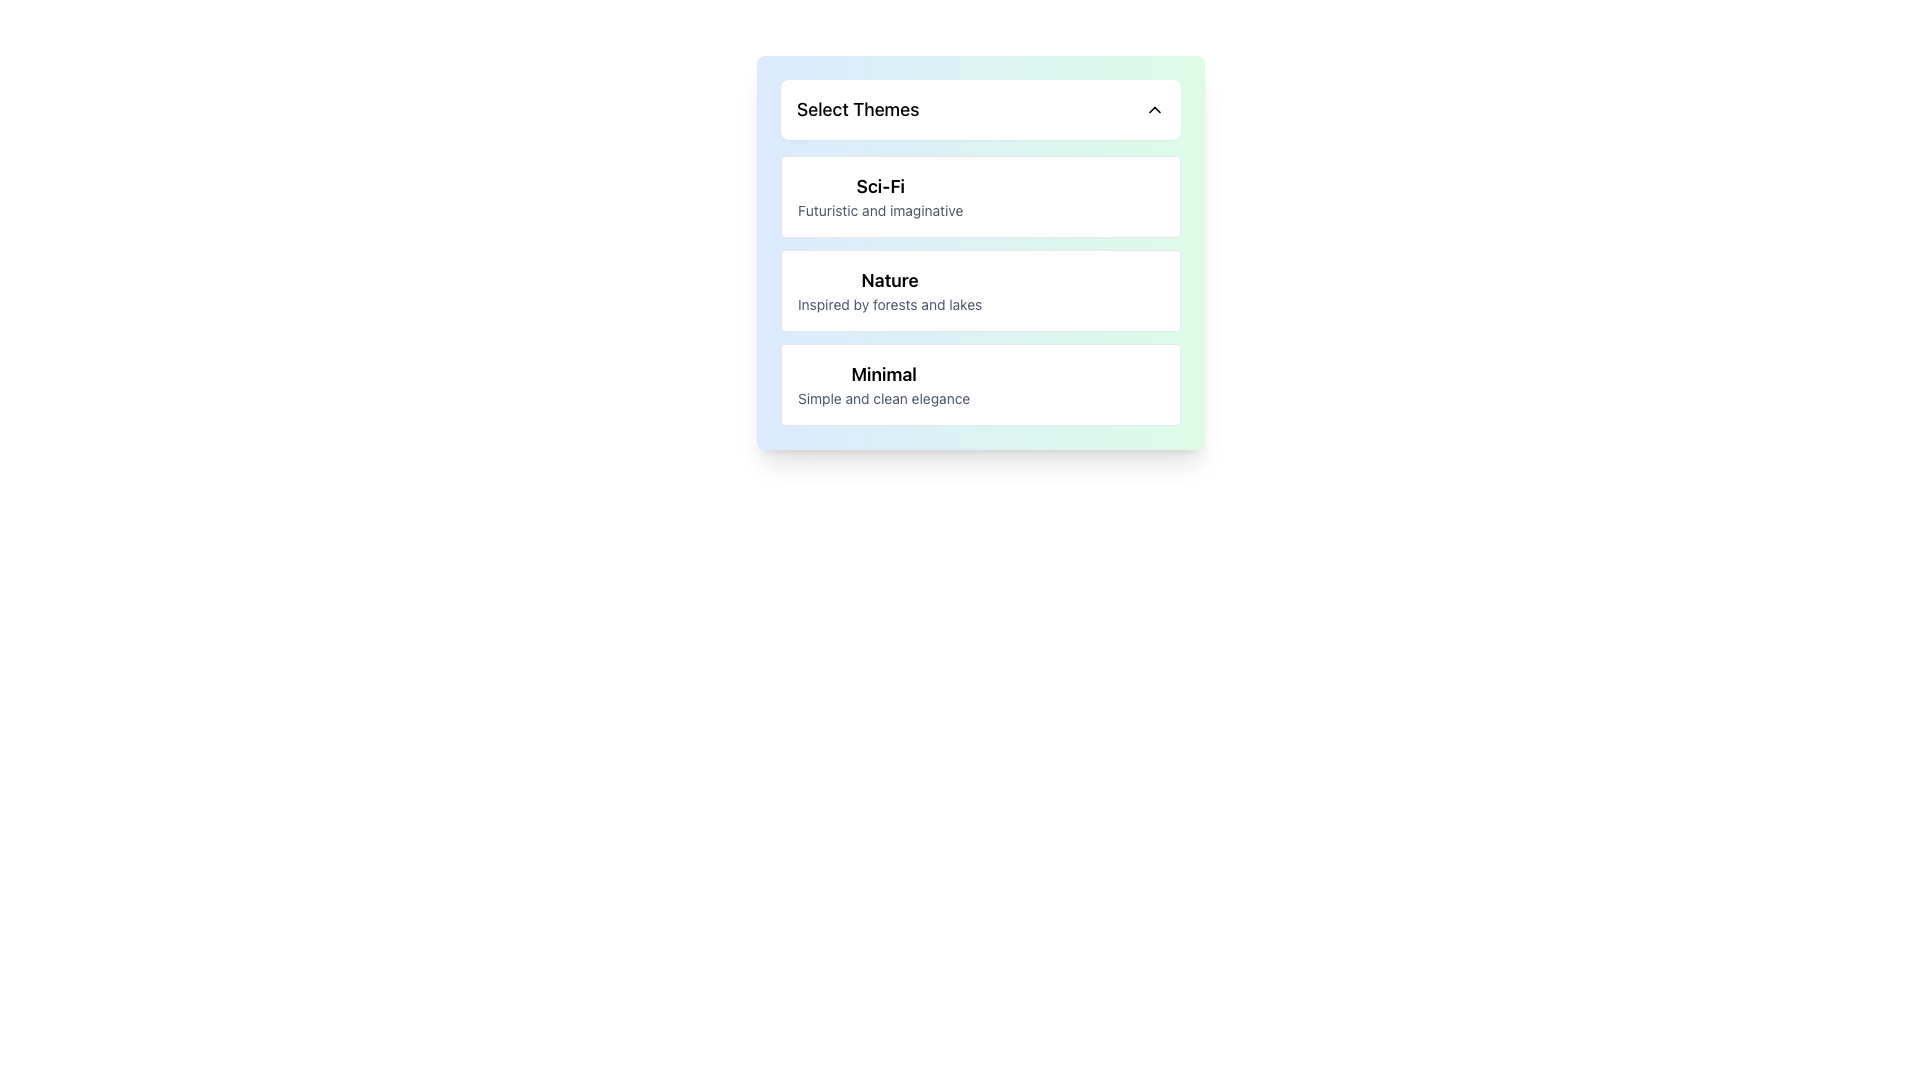  I want to click on the Textual Display Block that serves as a descriptive title and subtitle for the second theme card, which is centrally located in the vertical stack of themes, so click(889, 290).